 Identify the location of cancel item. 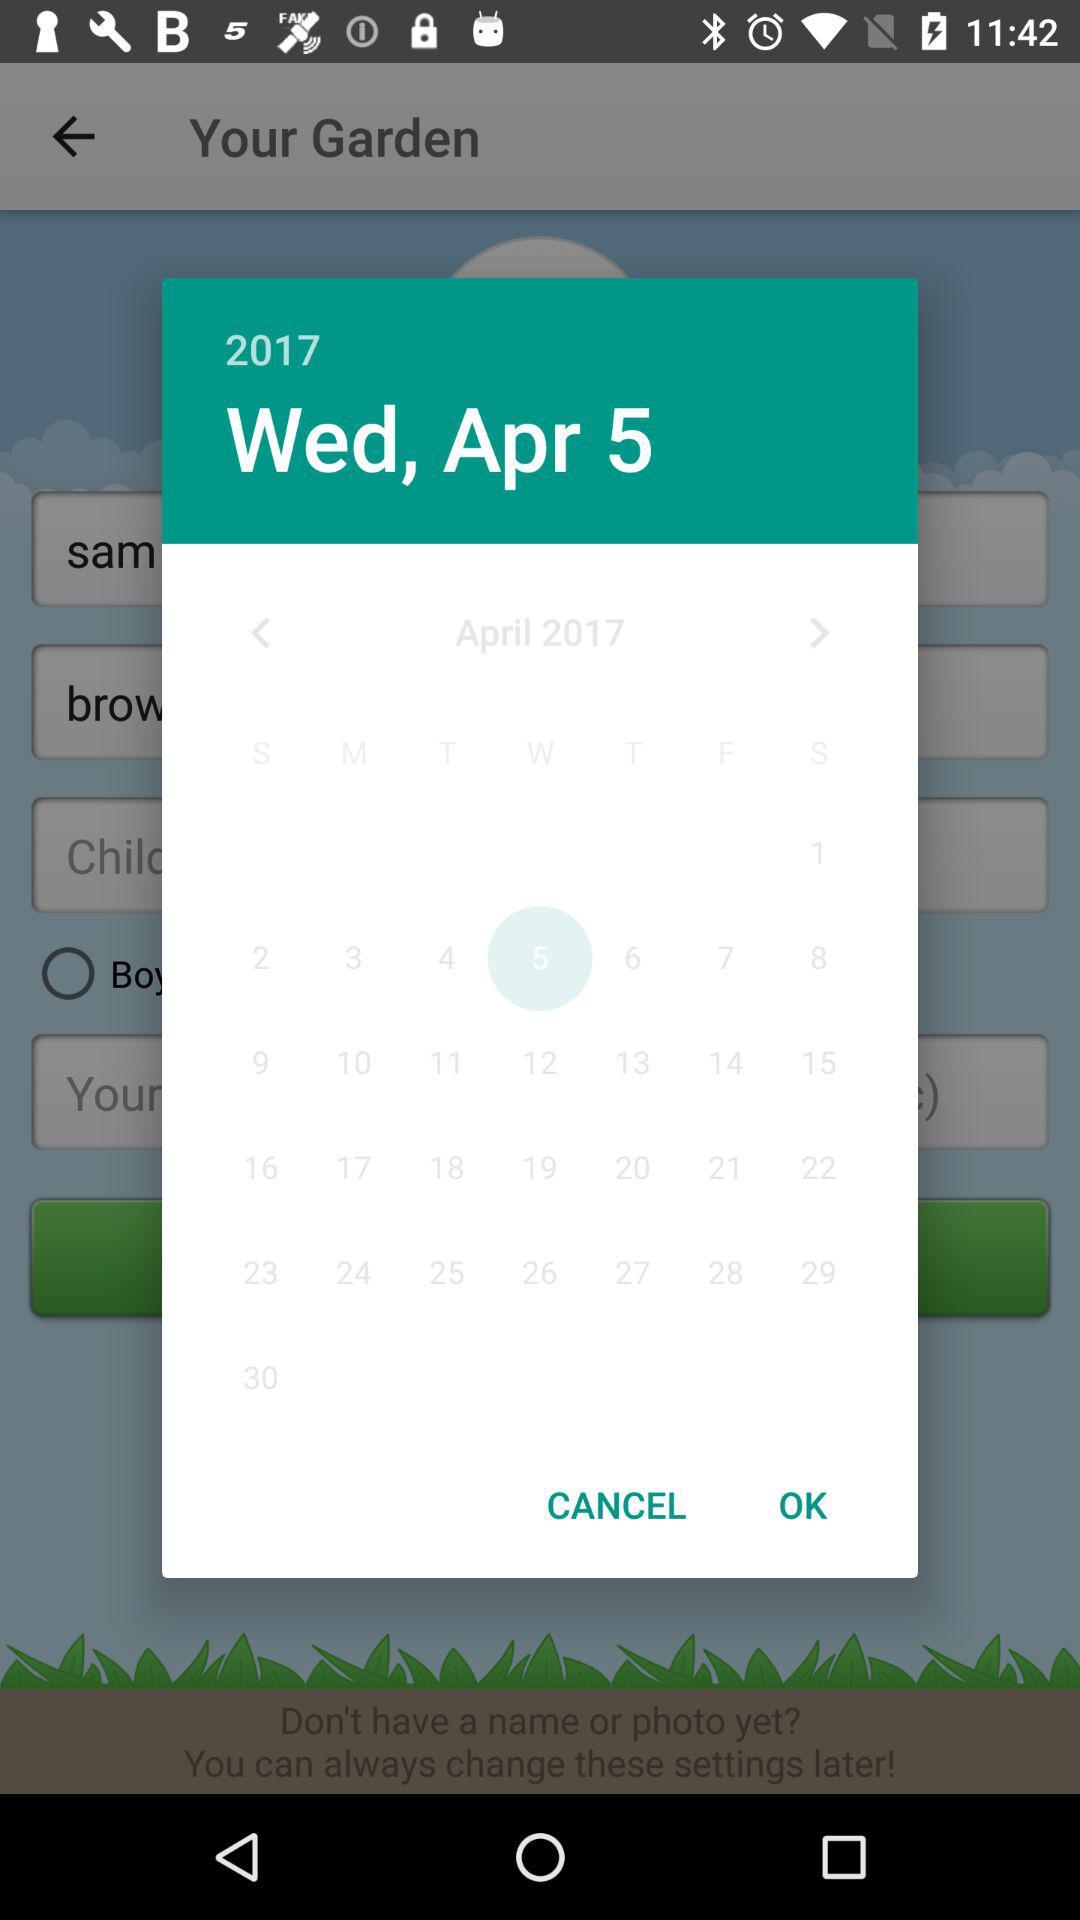
(615, 1504).